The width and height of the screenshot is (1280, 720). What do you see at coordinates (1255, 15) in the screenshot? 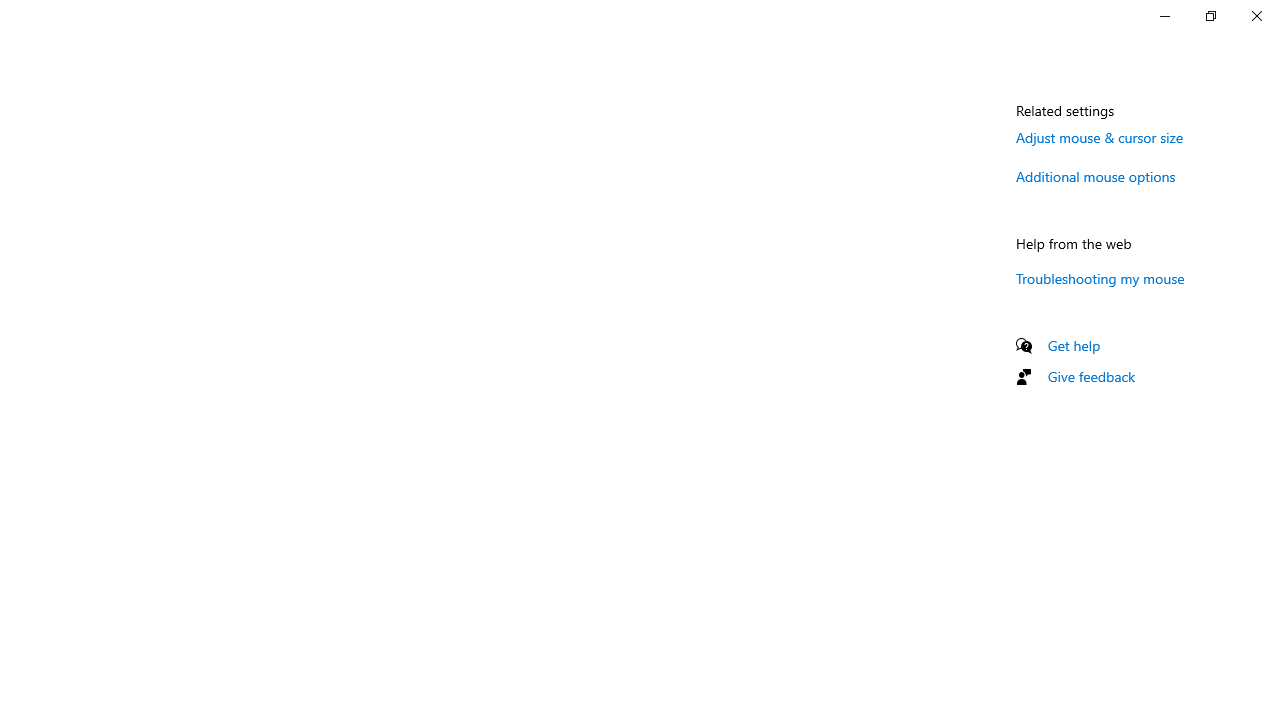
I see `'Close Settings'` at bounding box center [1255, 15].